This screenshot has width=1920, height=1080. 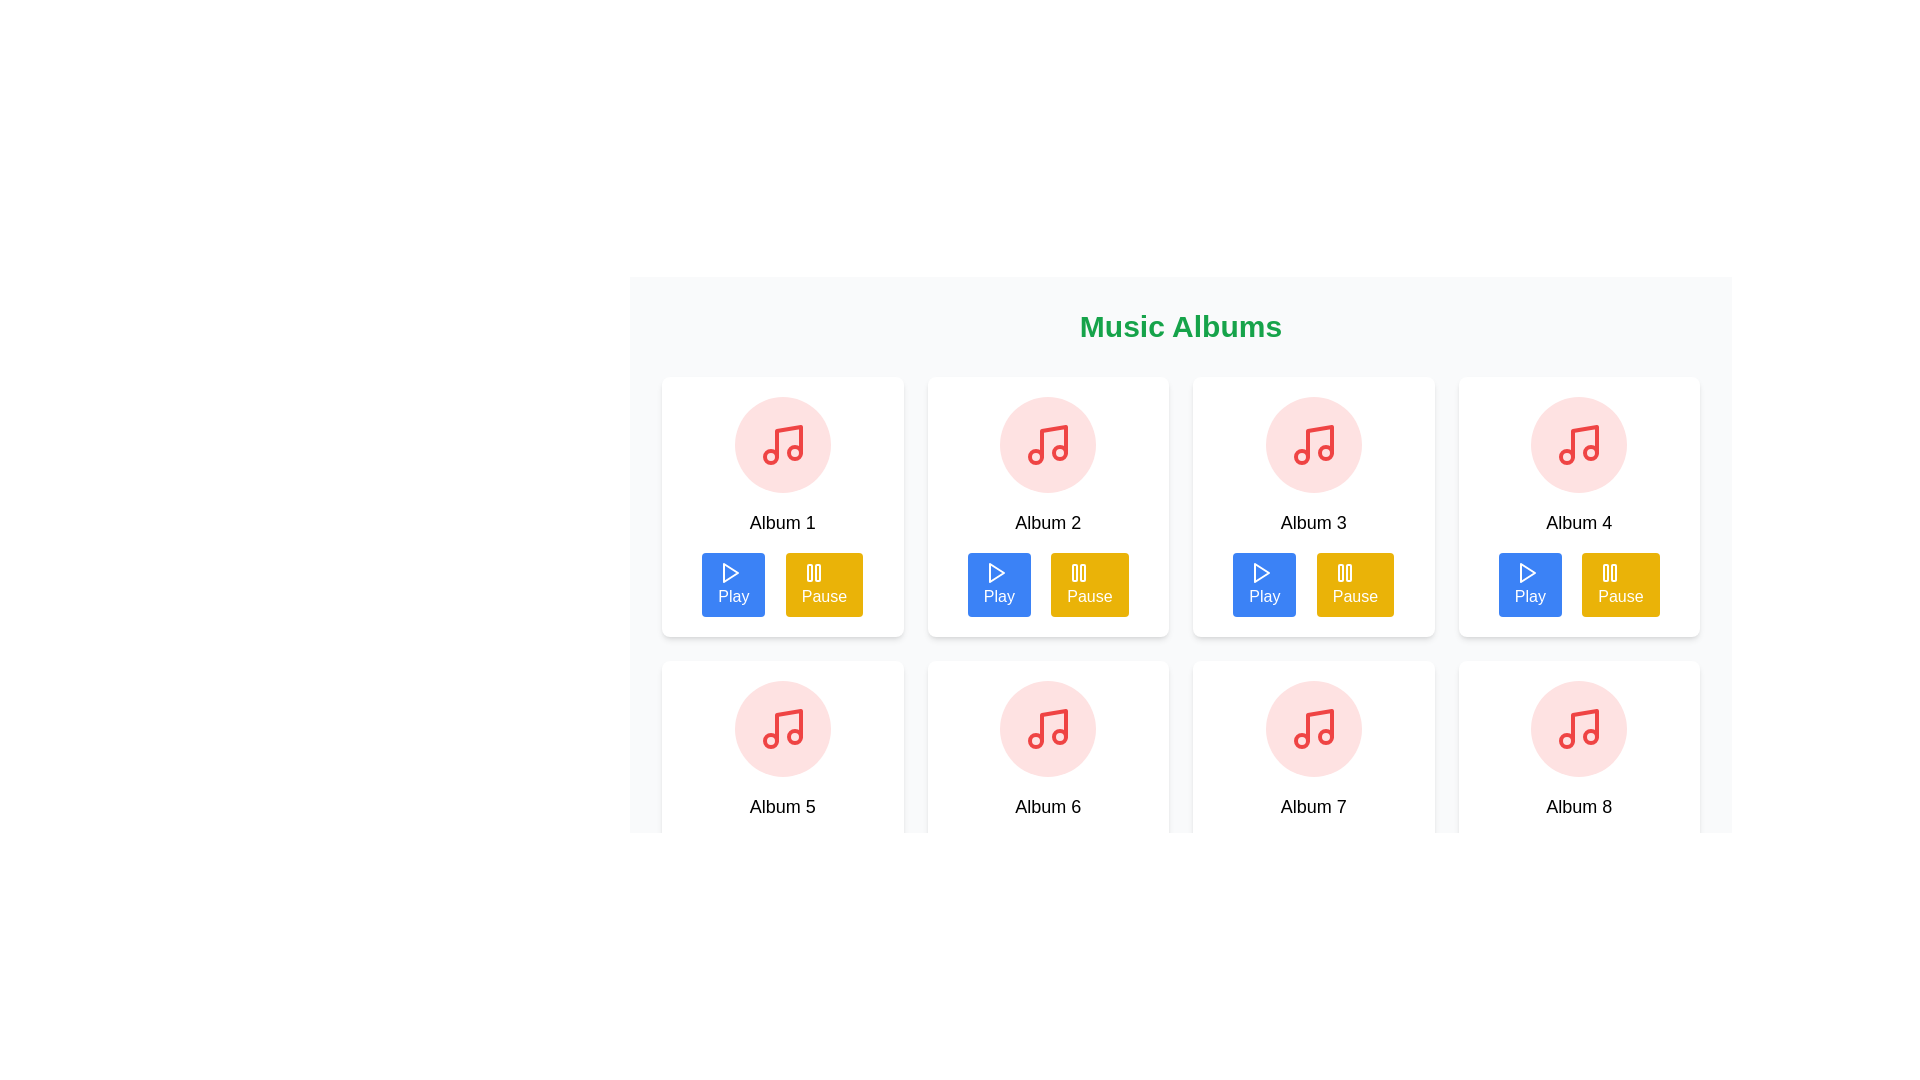 I want to click on the 'Pause' icon, which is a vertically aligned rectangular icon with two white bars on a yellow background, located in the fourth album's action area below the album thumbnail and to the right of the 'Play' button, so click(x=1610, y=573).